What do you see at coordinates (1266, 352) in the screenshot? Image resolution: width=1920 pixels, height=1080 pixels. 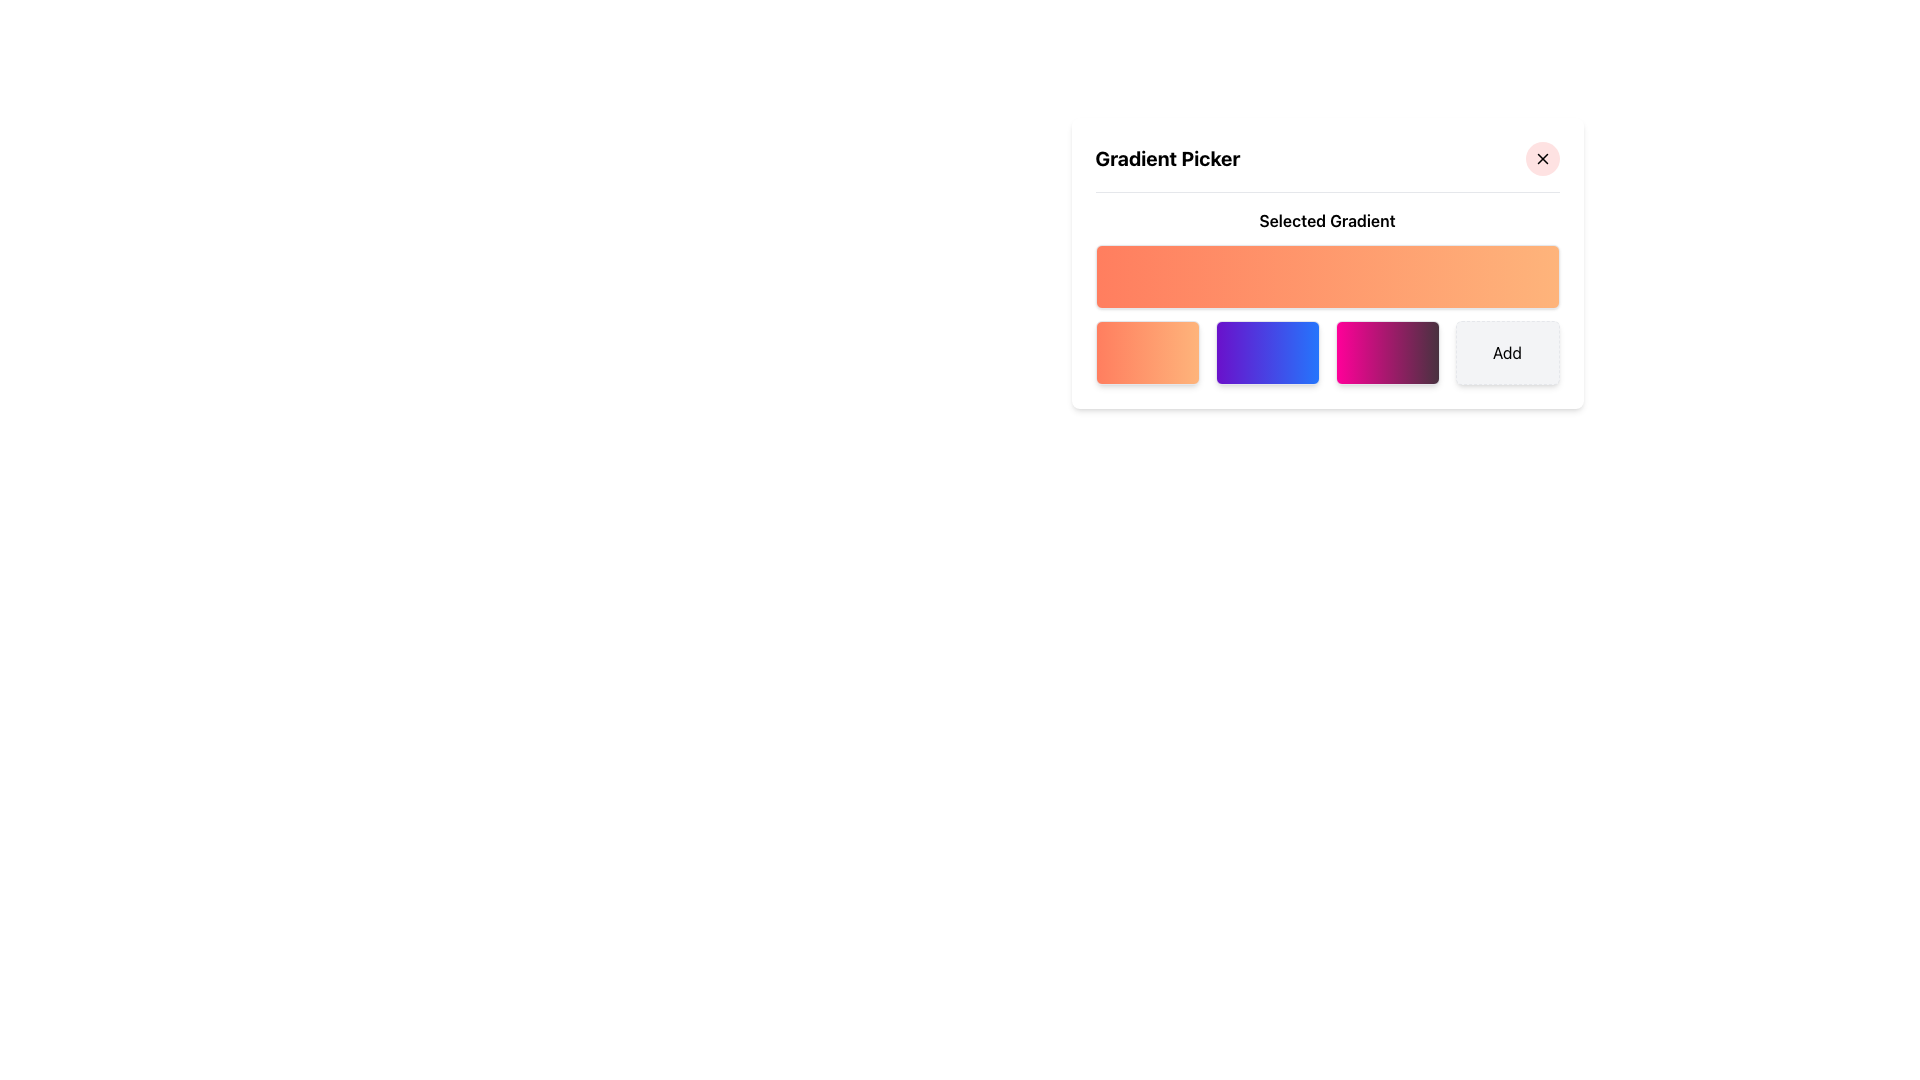 I see `the second gradient button in the Gradient Picker interface` at bounding box center [1266, 352].